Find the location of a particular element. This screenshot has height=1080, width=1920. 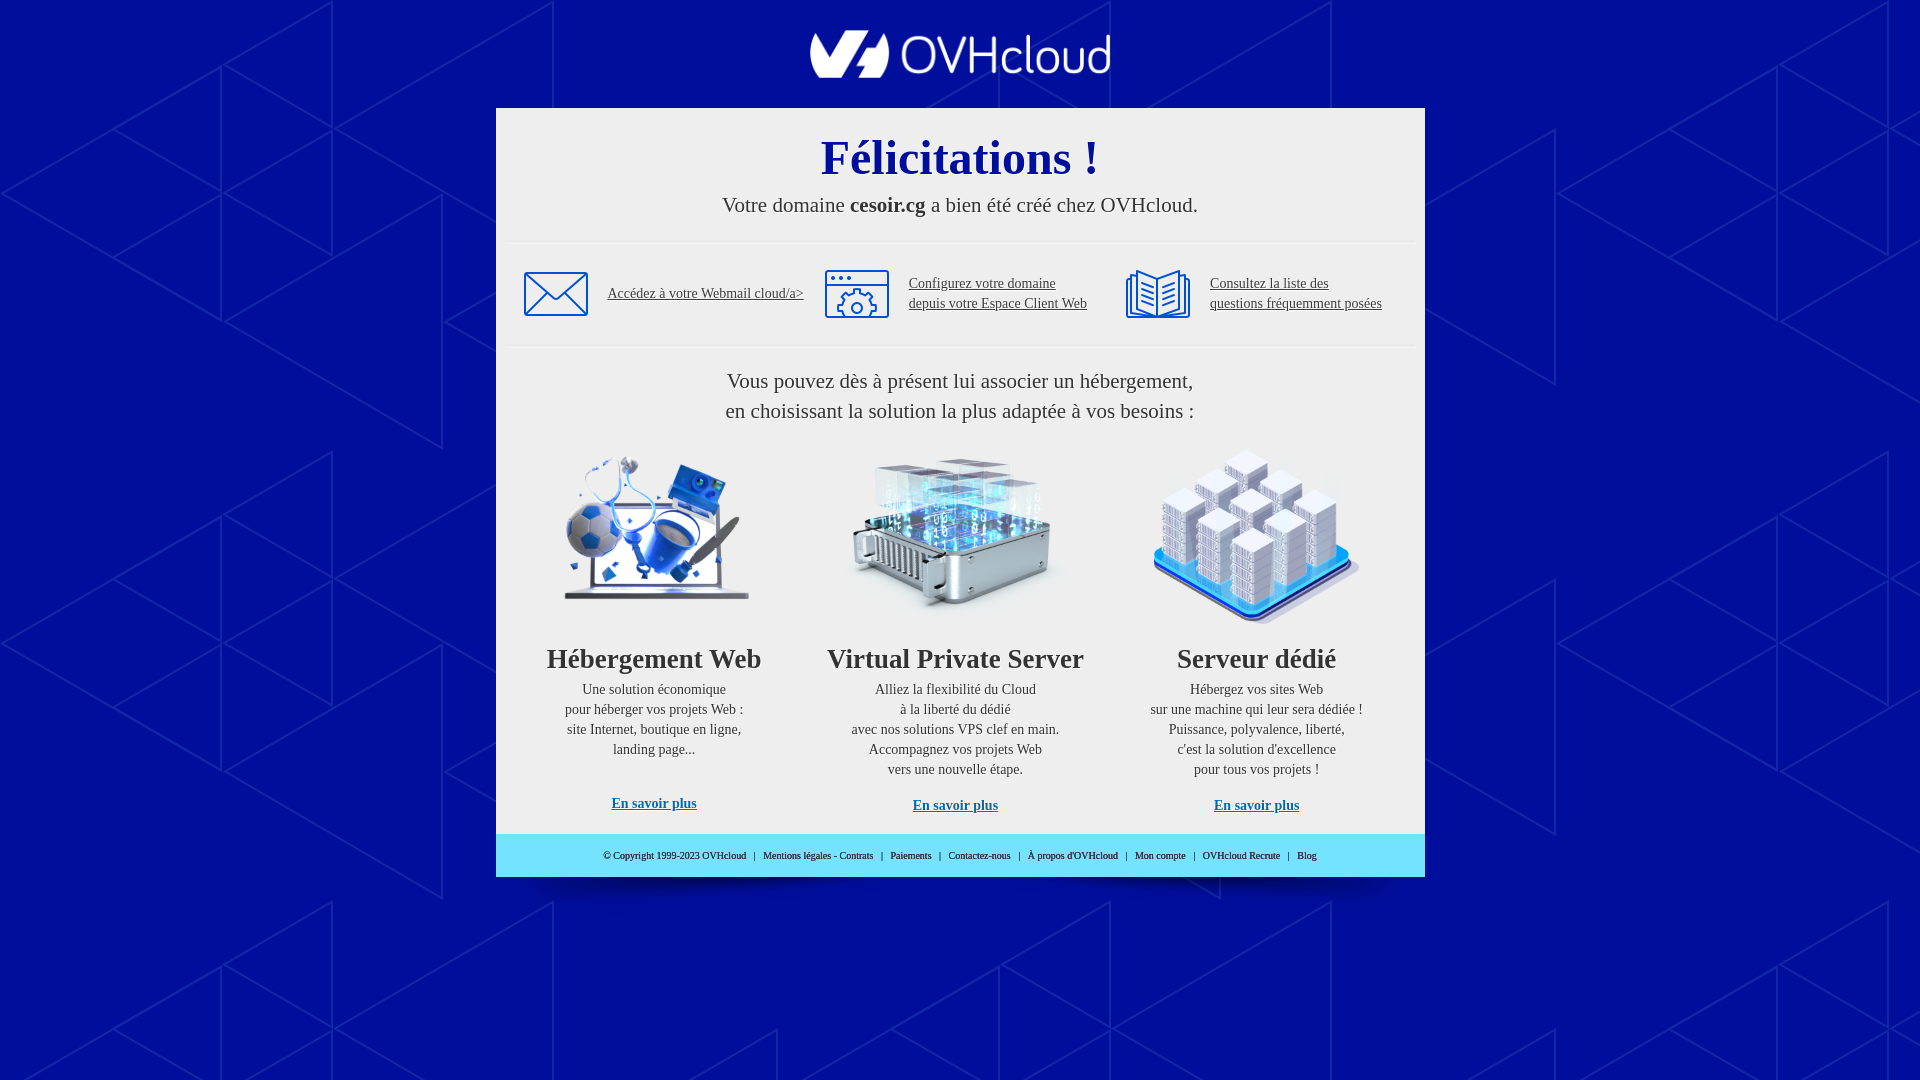

'Configurez votre domaine is located at coordinates (998, 293).